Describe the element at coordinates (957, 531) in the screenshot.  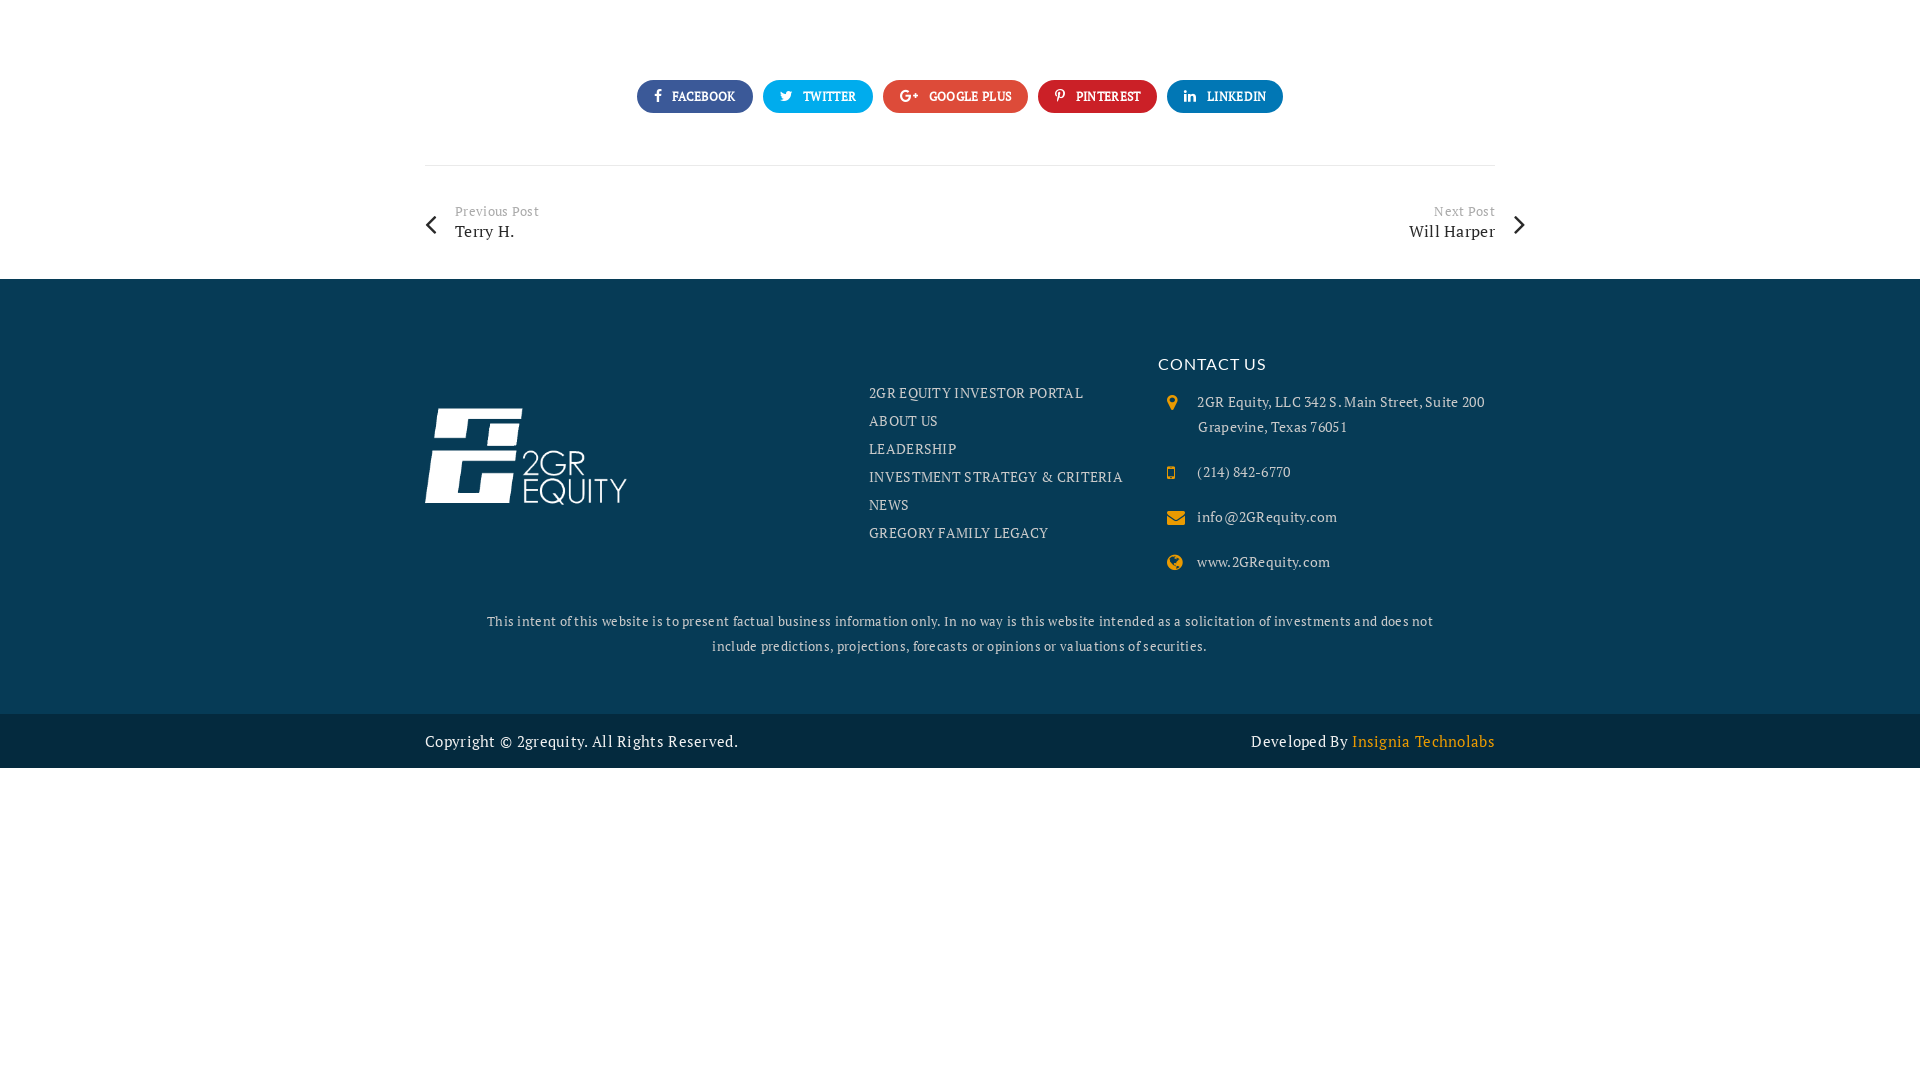
I see `'GREGORY FAMILY LEGACY'` at that location.